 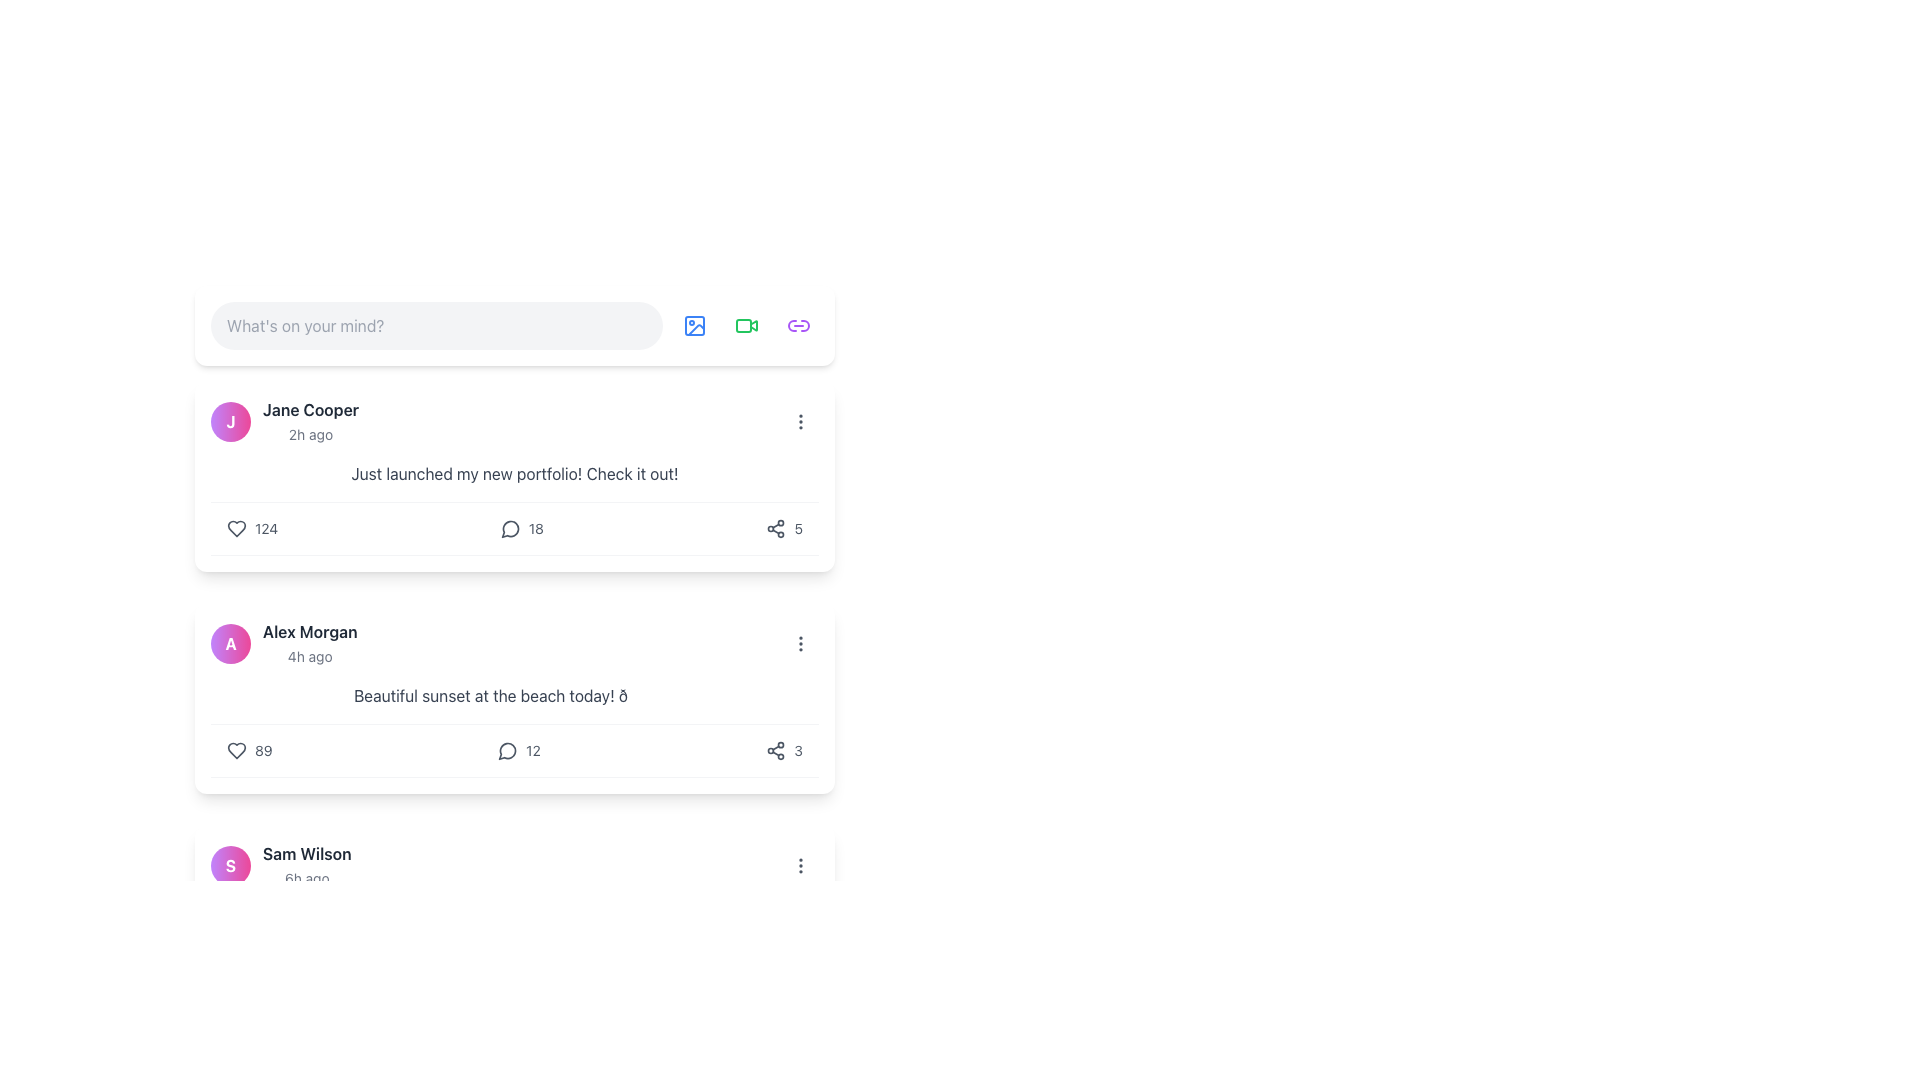 I want to click on the text label displaying the username 'Sam Wilson' and the time '6h ago', so click(x=306, y=865).